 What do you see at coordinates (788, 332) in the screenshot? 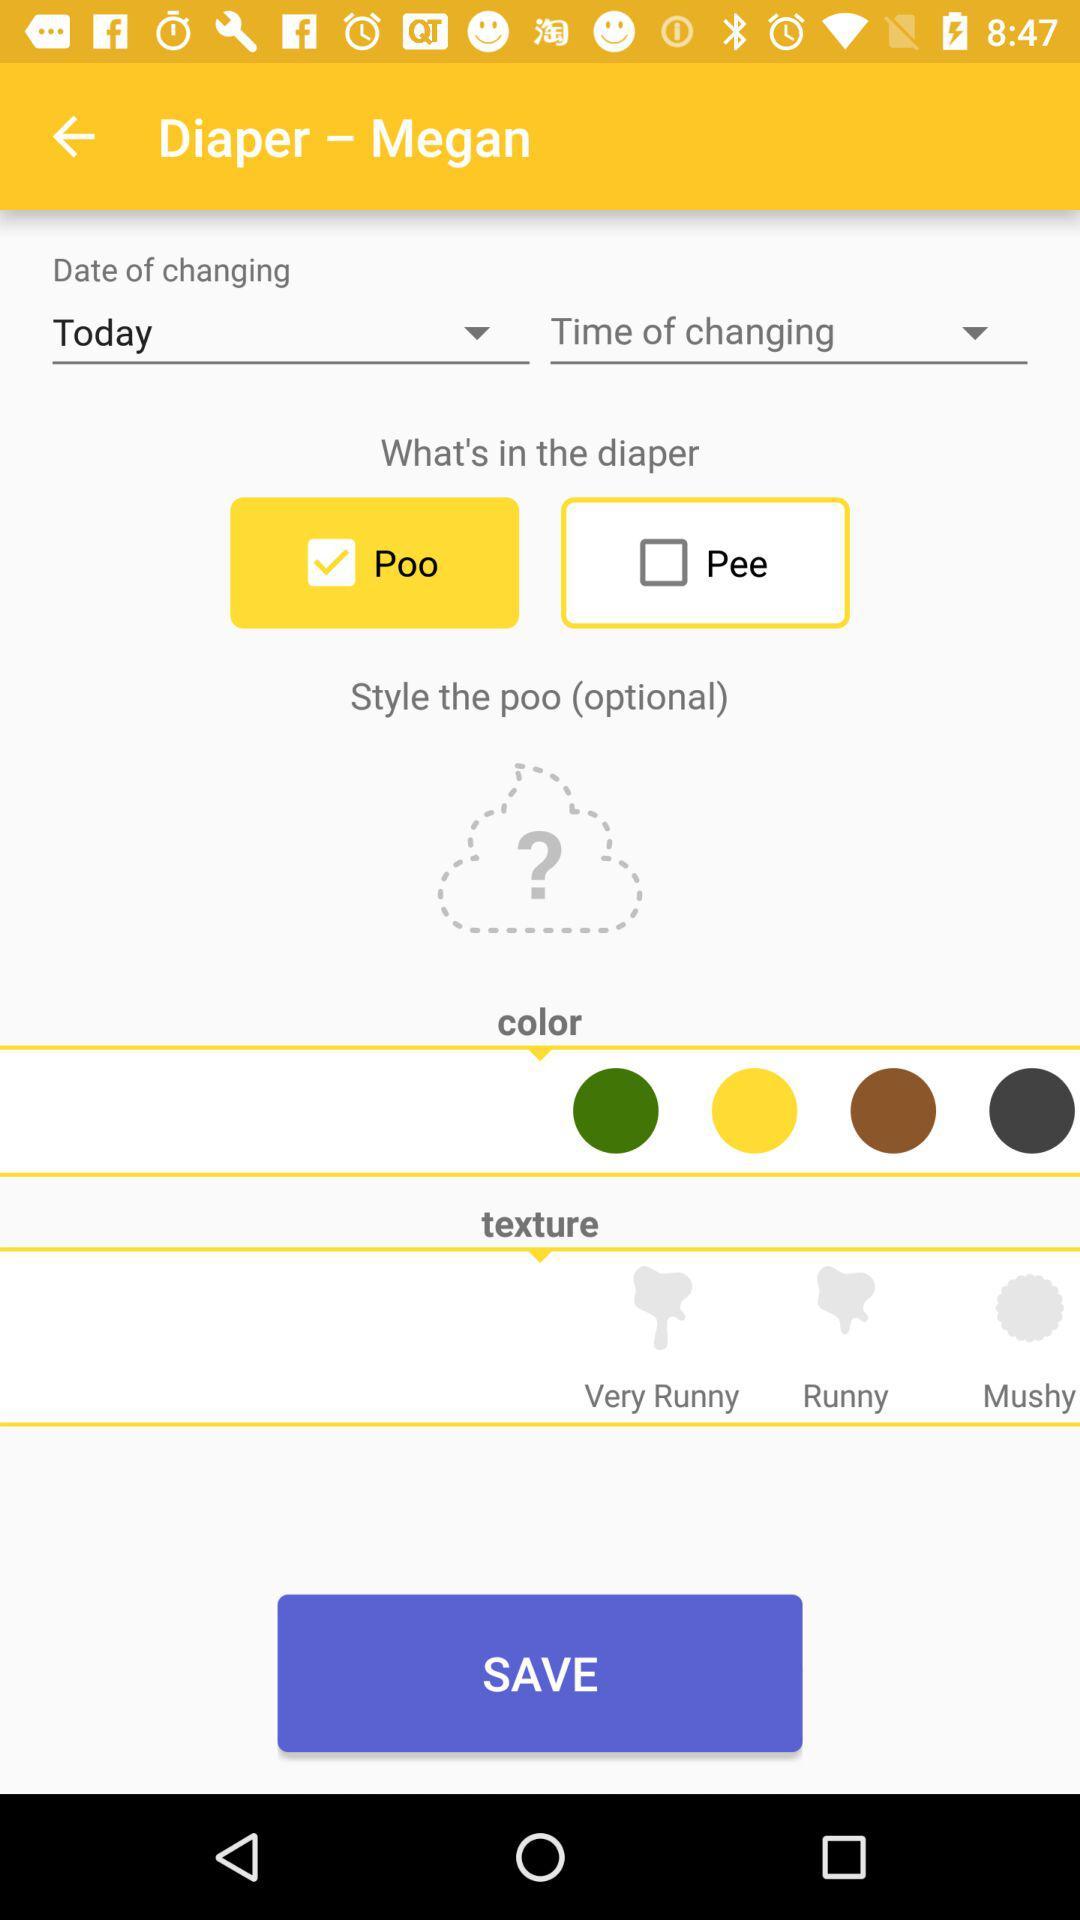
I see `time of changing` at bounding box center [788, 332].